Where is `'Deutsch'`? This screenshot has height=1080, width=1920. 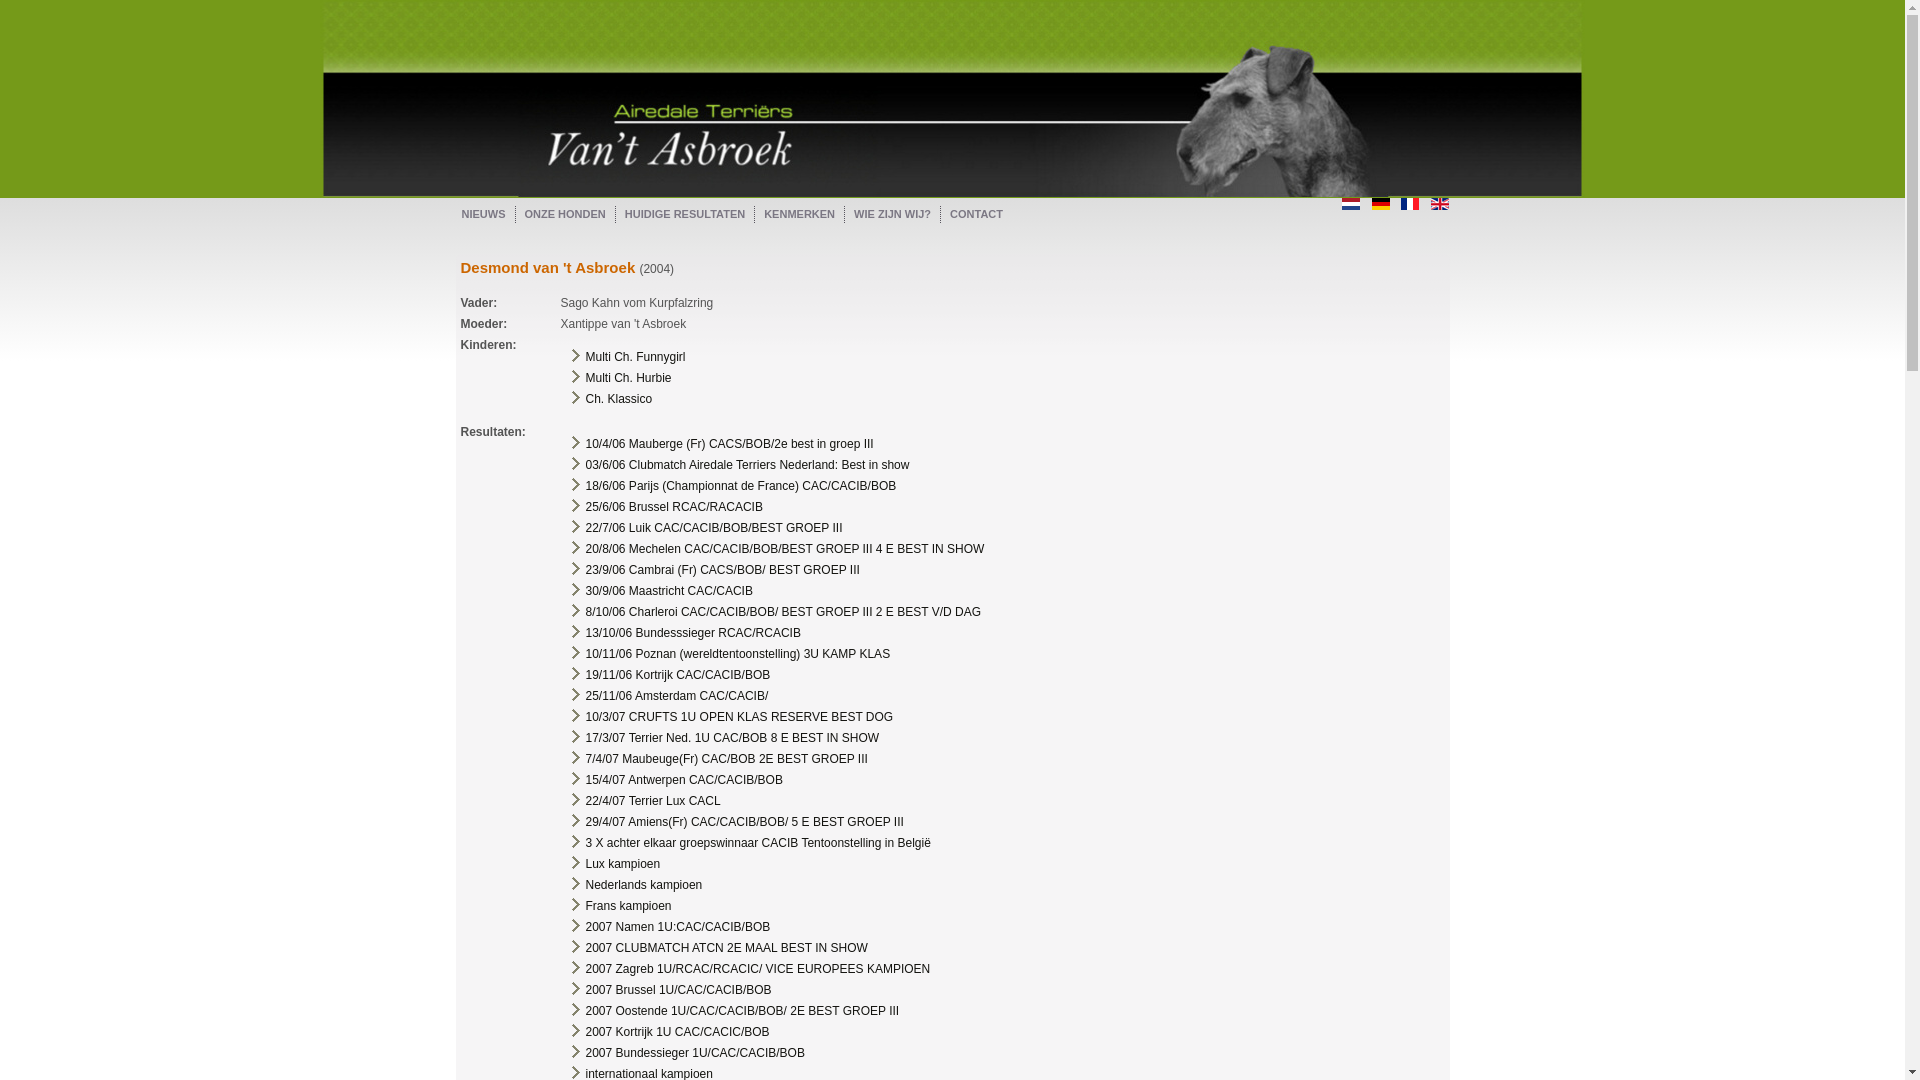 'Deutsch' is located at coordinates (1380, 204).